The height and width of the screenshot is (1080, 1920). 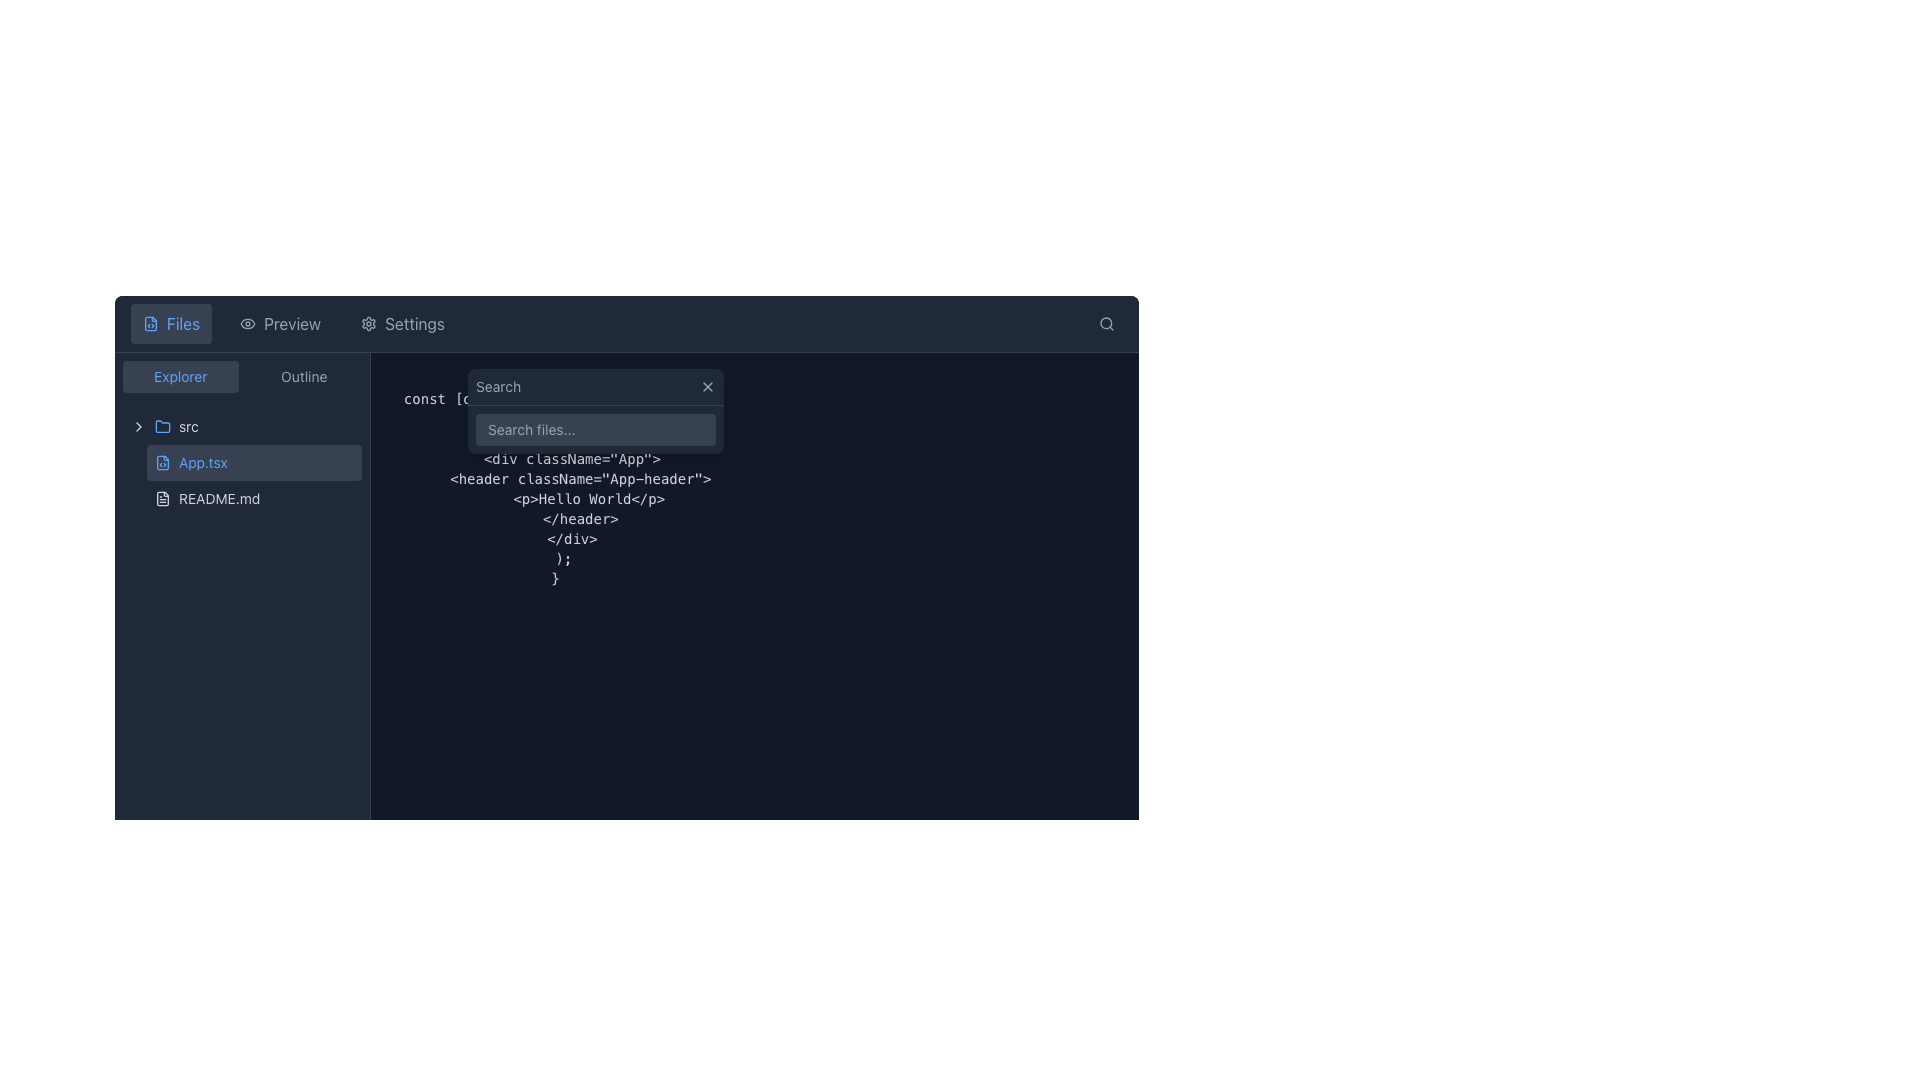 What do you see at coordinates (402, 323) in the screenshot?
I see `the 'Settings' navigation button, which is the third element in the navigation bar and contains a gear icon` at bounding box center [402, 323].